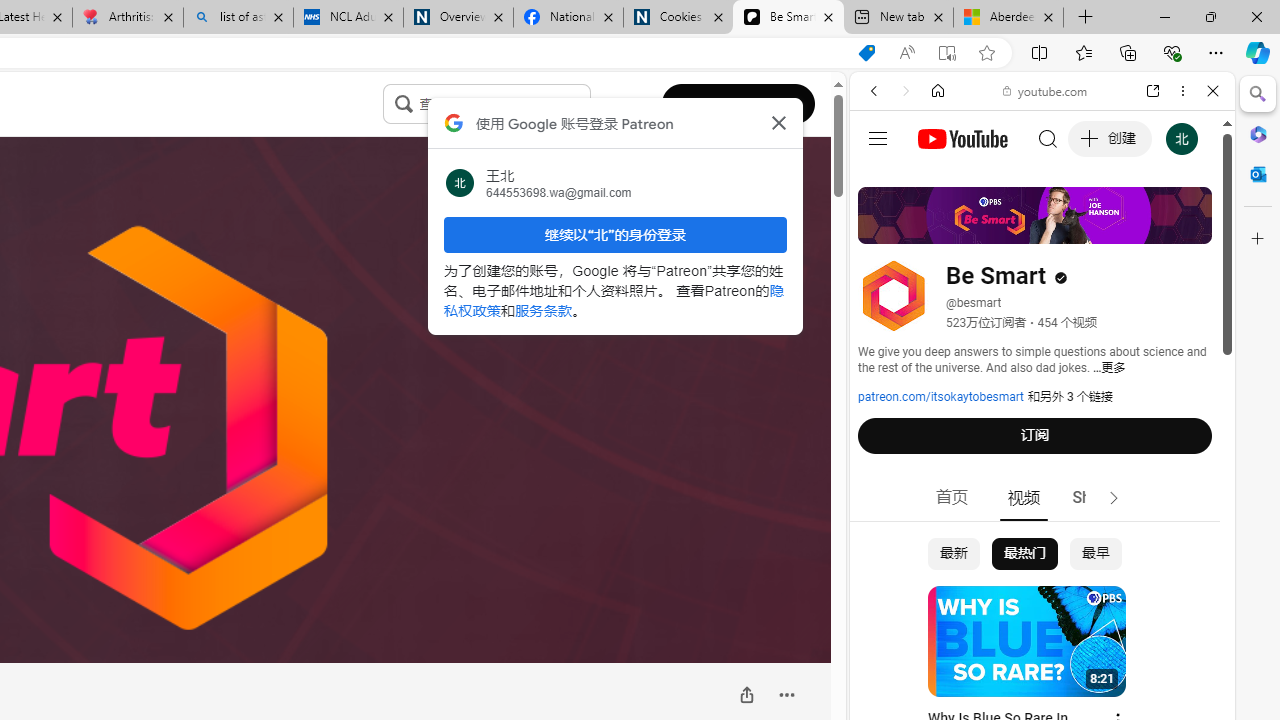 The image size is (1280, 720). I want to click on 'Shorts', so click(1095, 497).